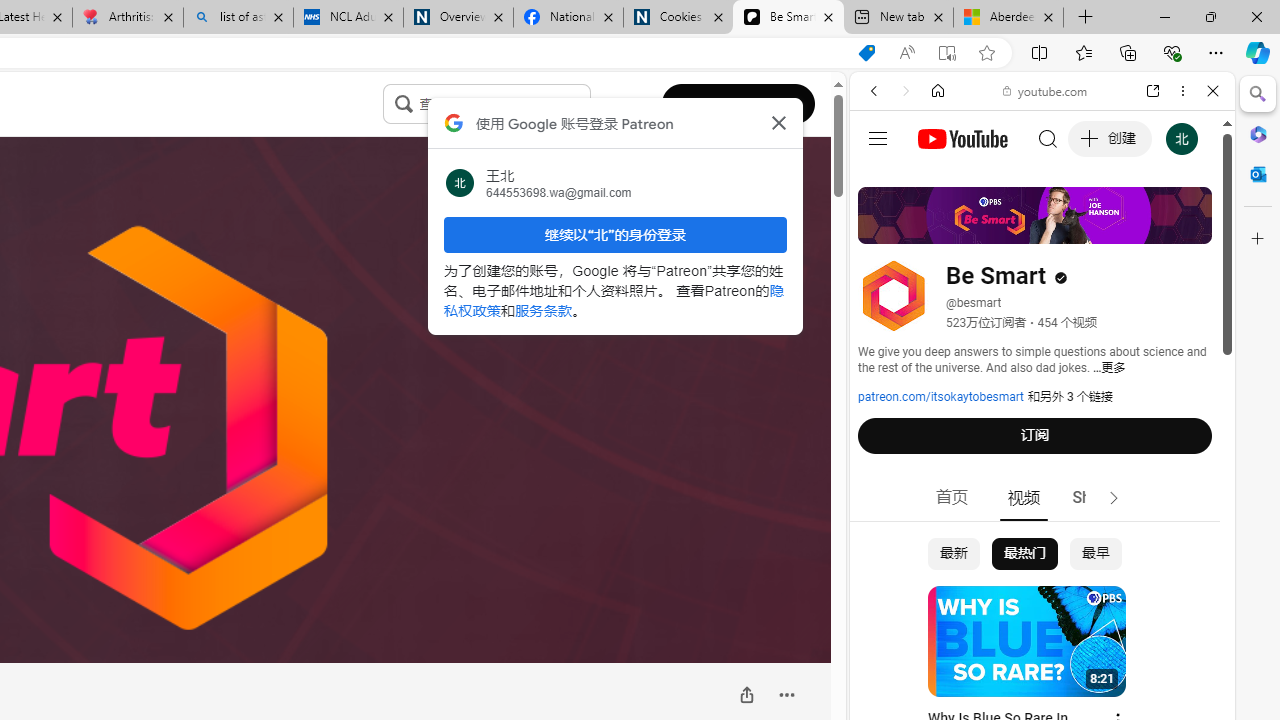 The image size is (1280, 720). I want to click on 'Shorts', so click(1095, 497).